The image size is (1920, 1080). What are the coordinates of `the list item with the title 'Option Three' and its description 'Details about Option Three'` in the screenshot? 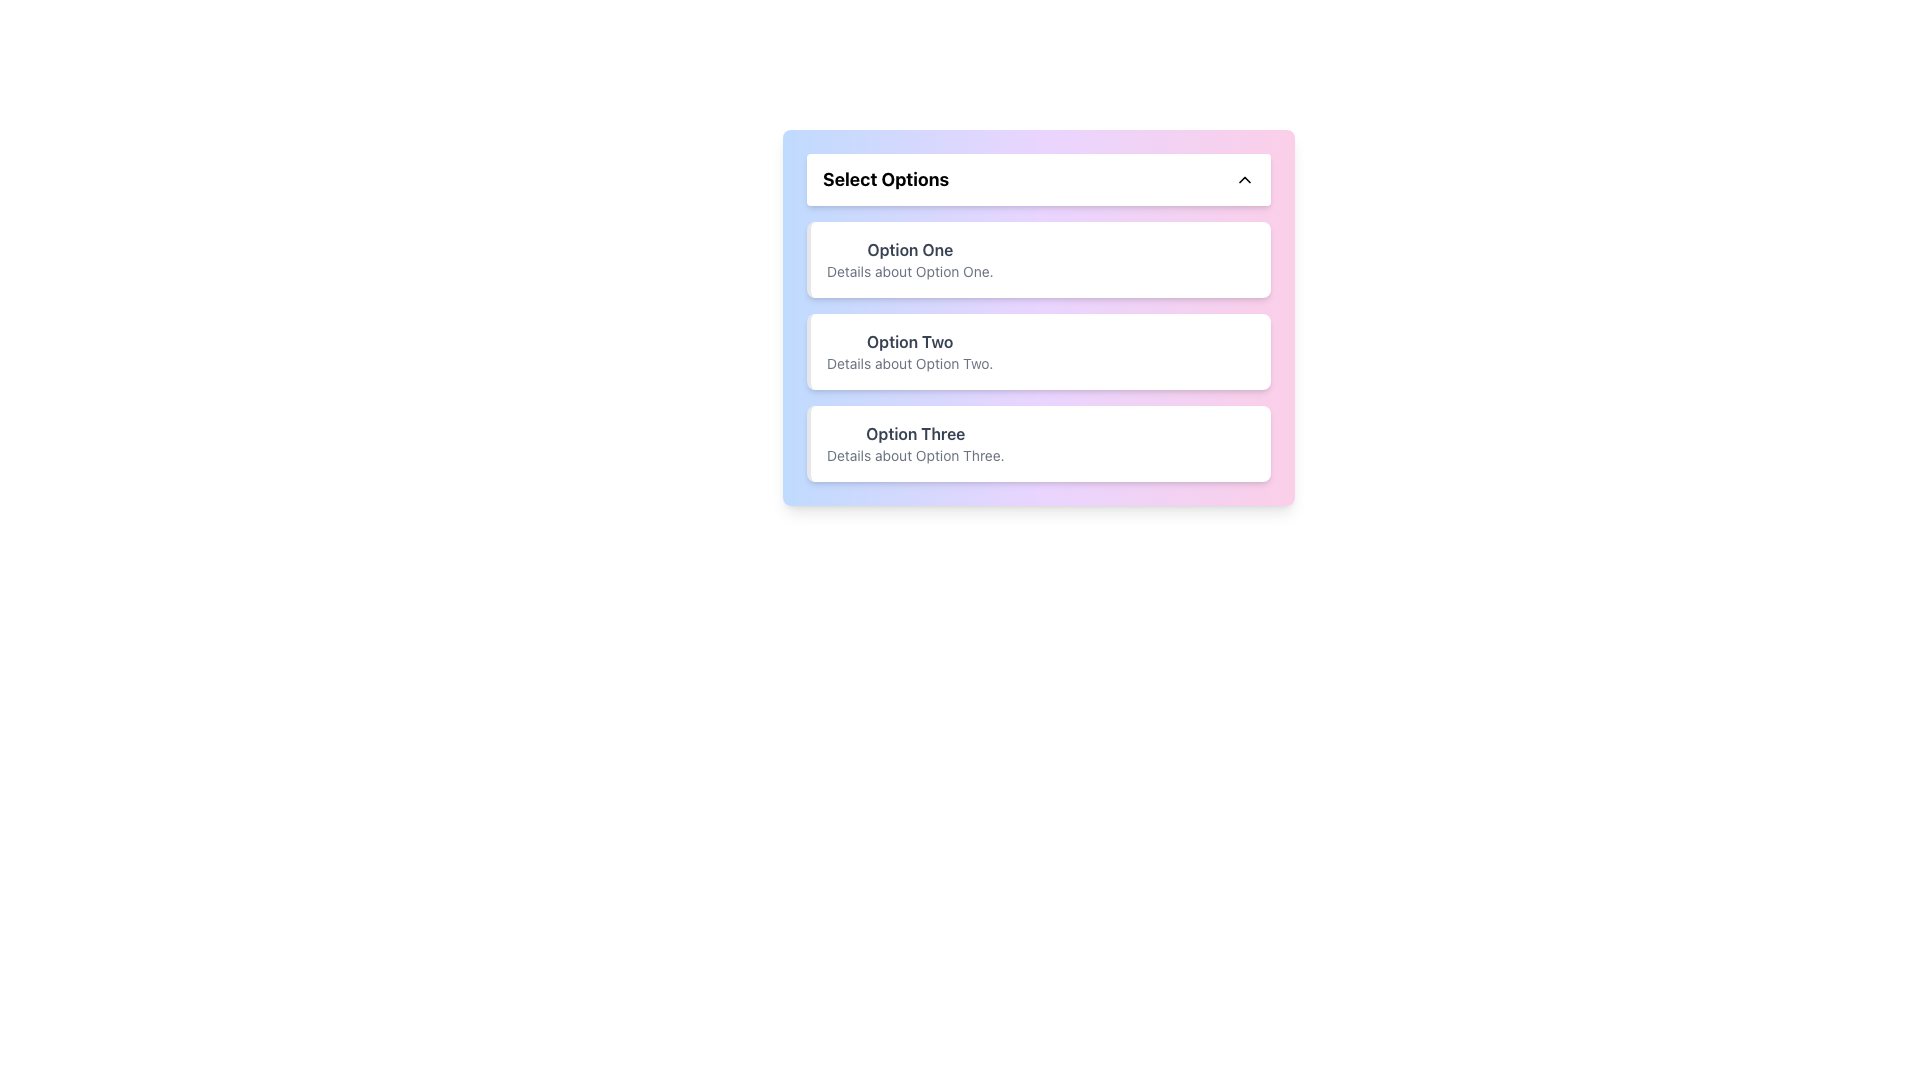 It's located at (914, 442).